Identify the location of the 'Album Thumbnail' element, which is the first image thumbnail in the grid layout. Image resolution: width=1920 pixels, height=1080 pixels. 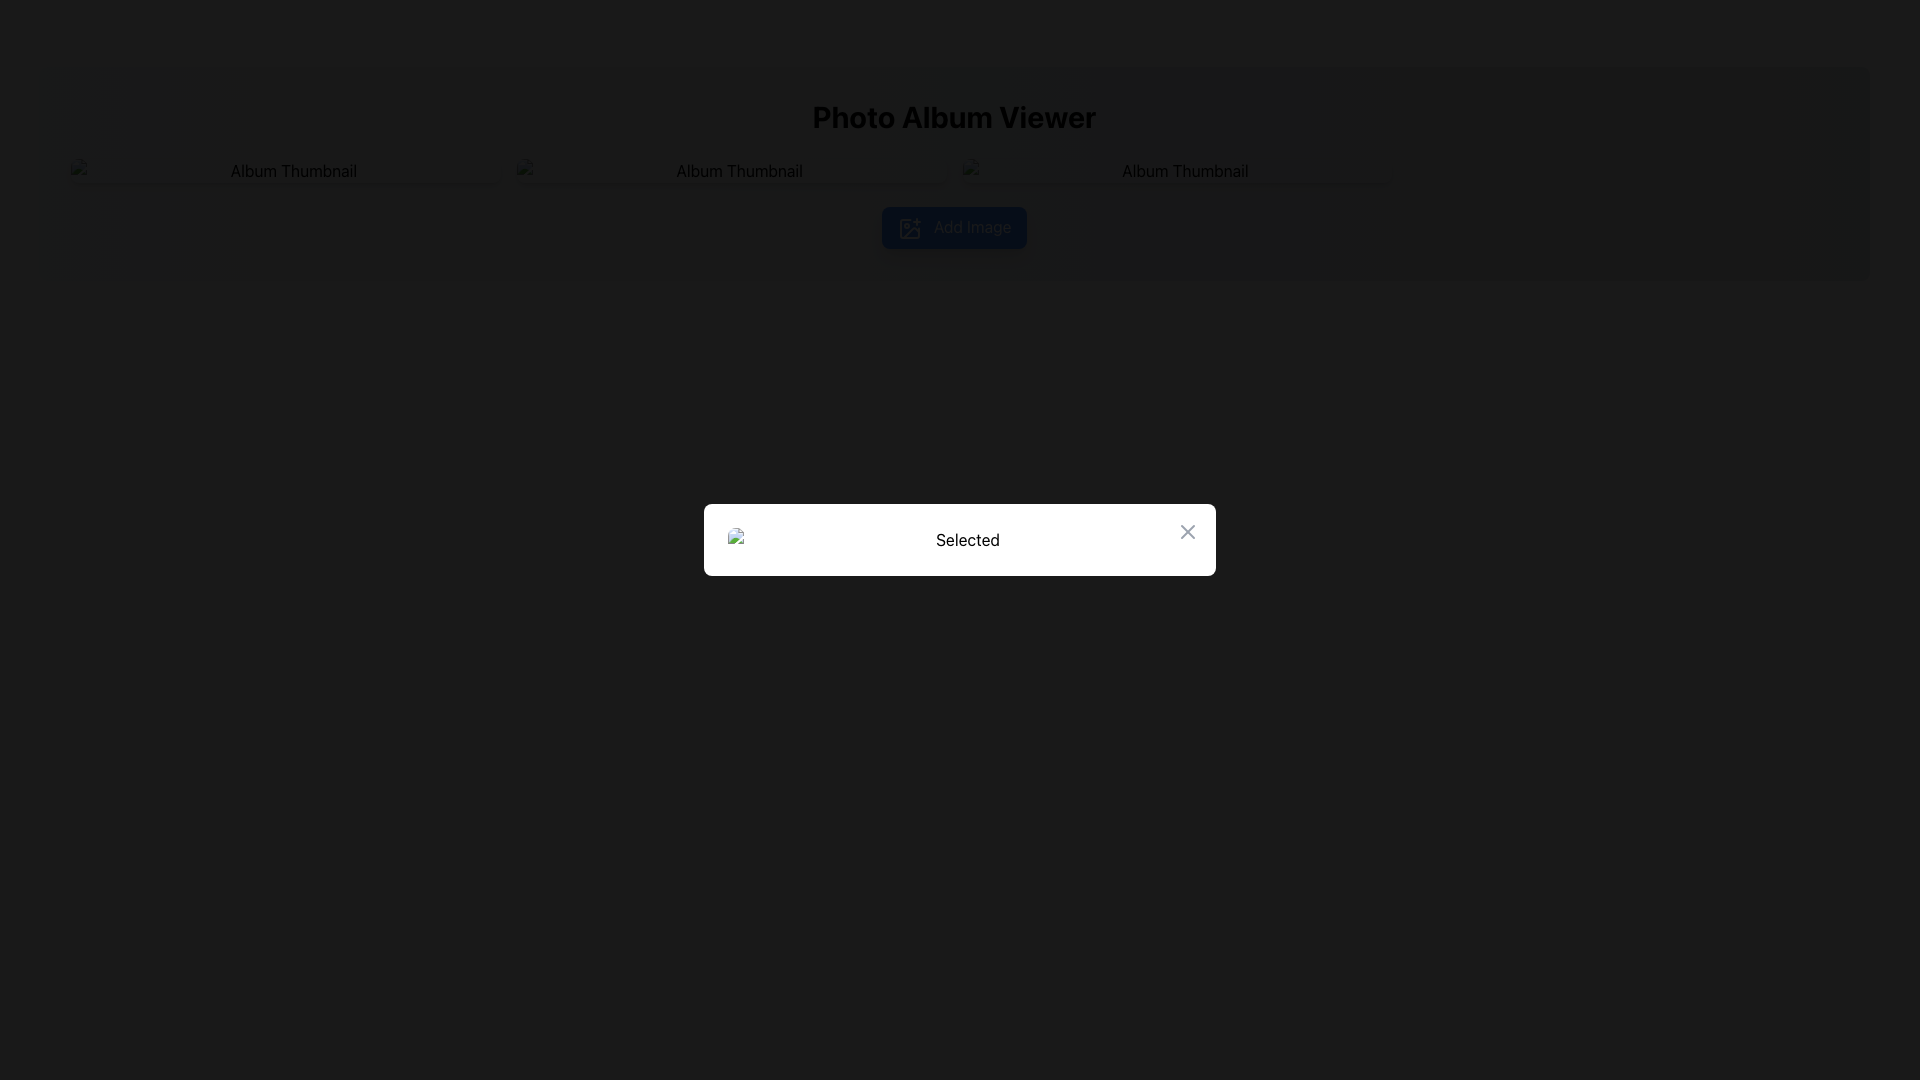
(284, 169).